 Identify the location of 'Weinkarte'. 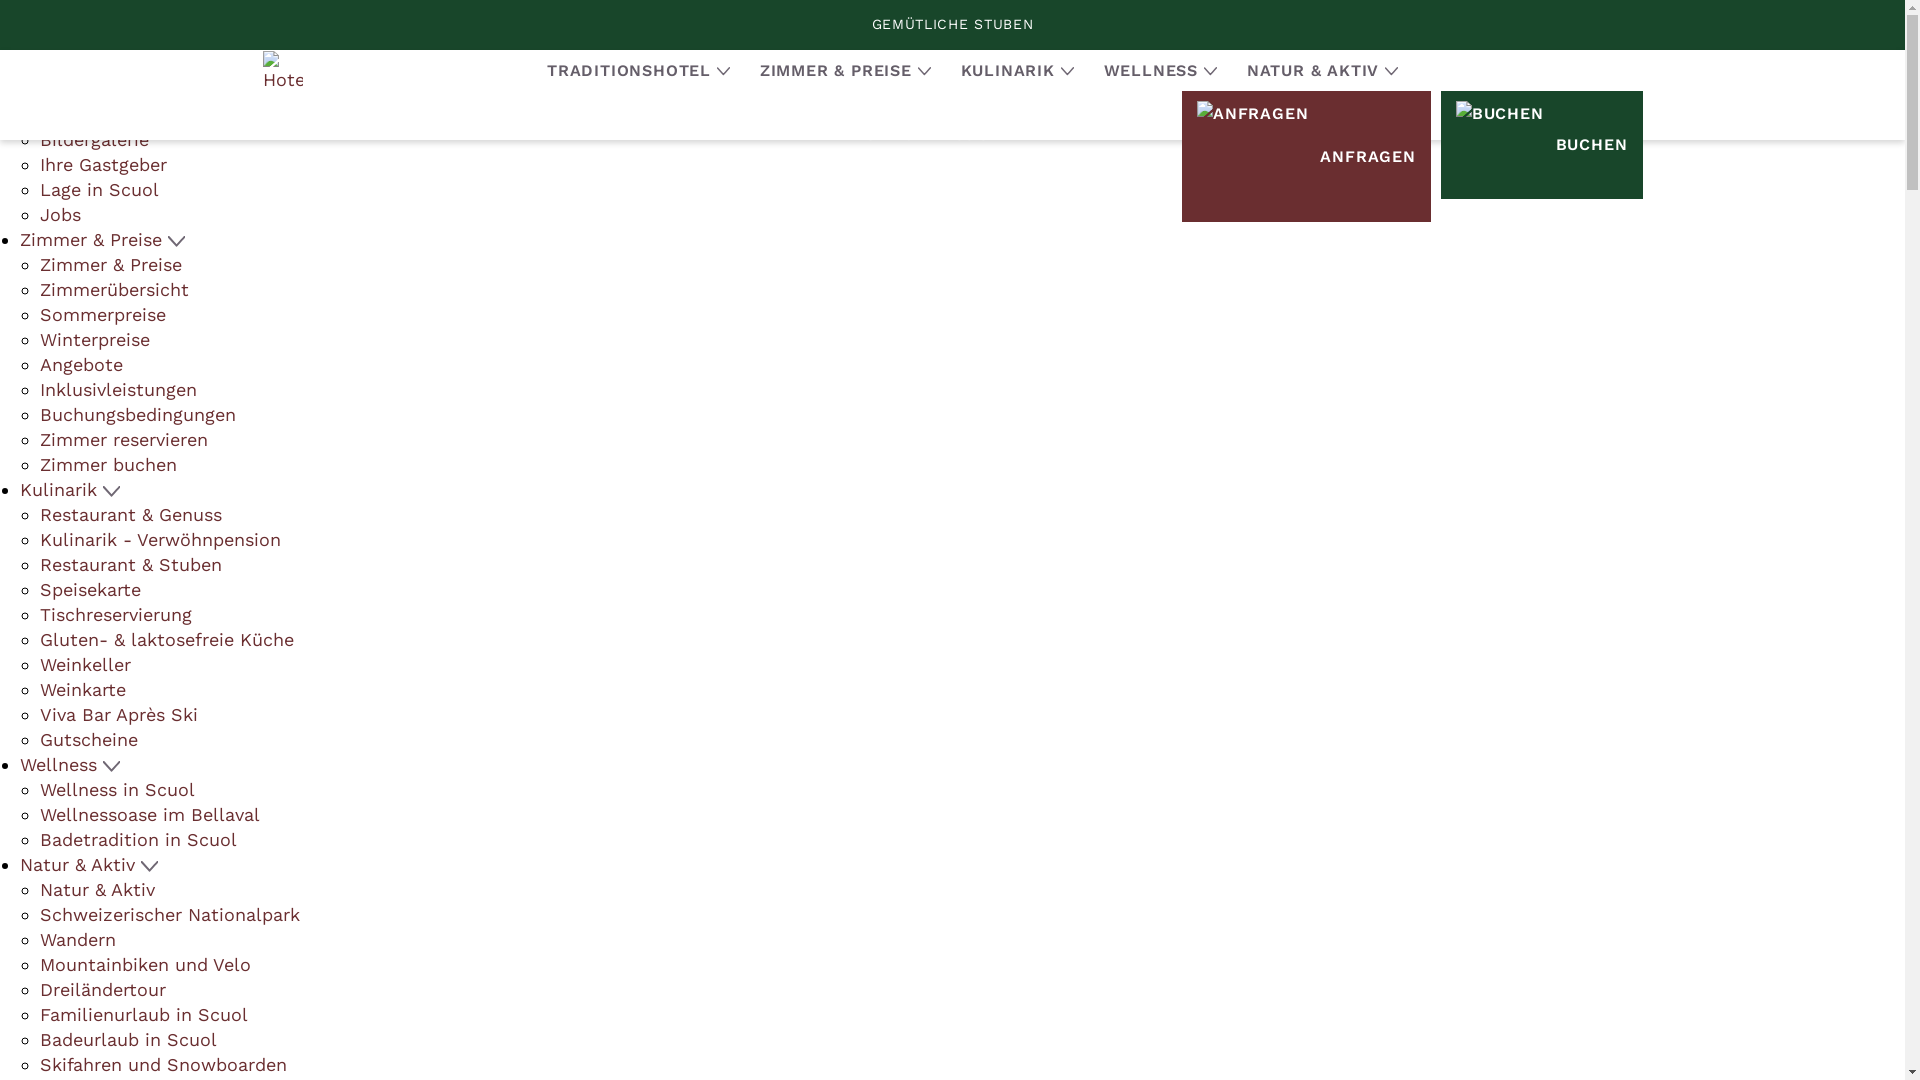
(81, 688).